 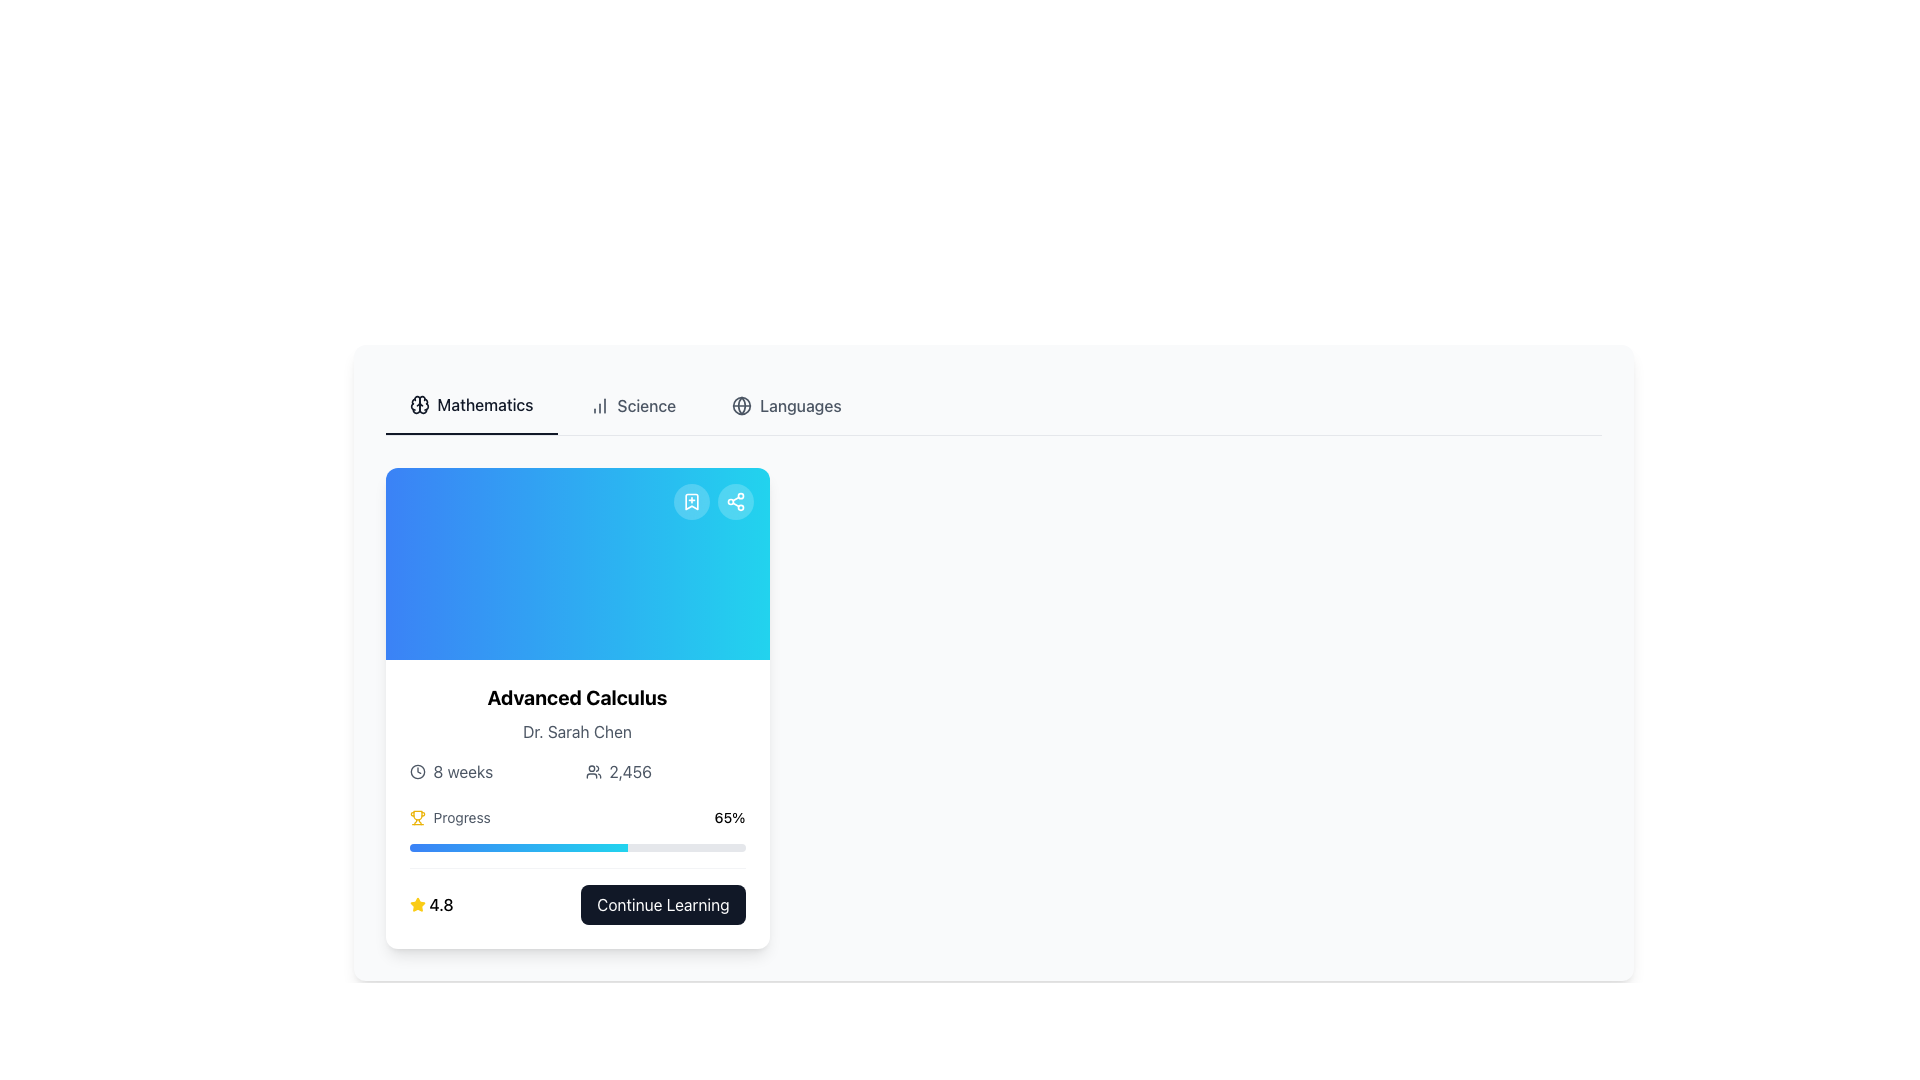 What do you see at coordinates (416, 770) in the screenshot?
I see `the circle element in the SVG graphic that represents a clock, located near the center of the icon in the 'Advanced Calculus' card` at bounding box center [416, 770].